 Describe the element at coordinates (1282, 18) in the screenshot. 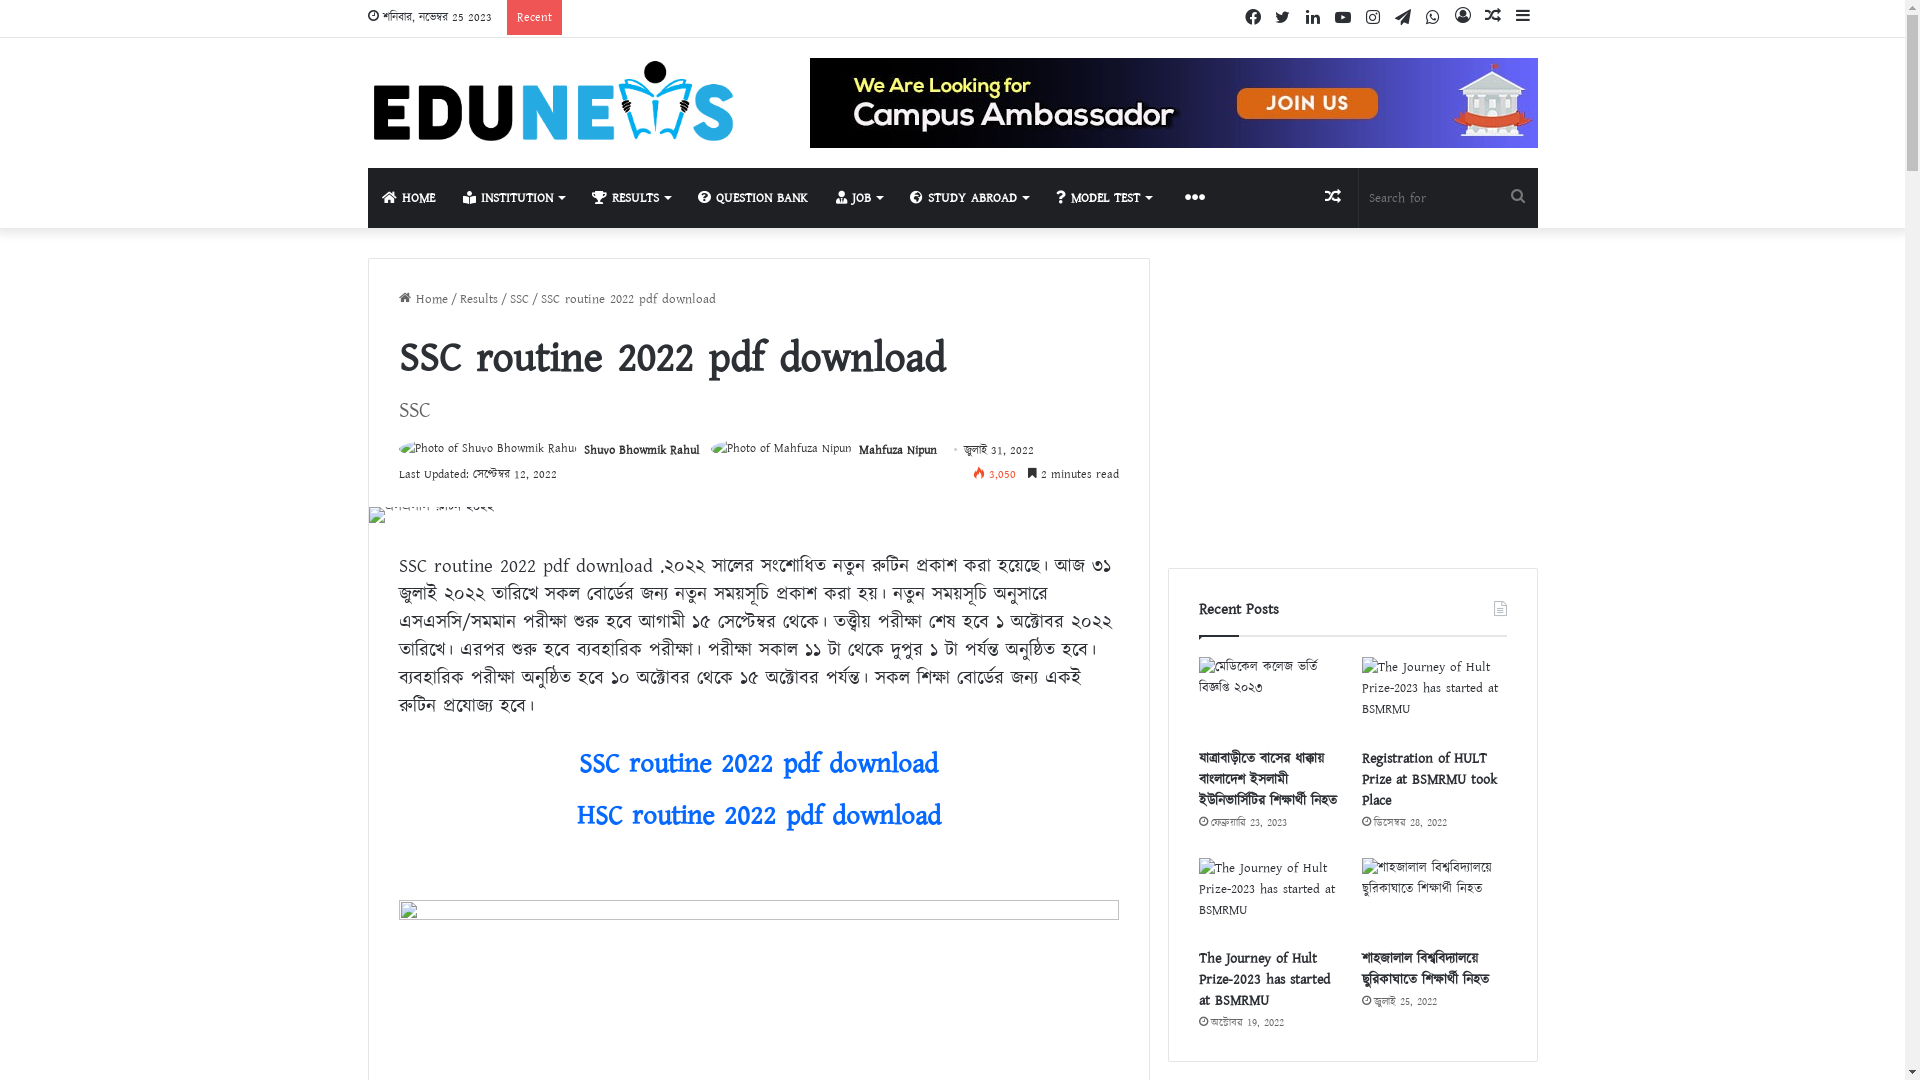

I see `'Twitter'` at that location.